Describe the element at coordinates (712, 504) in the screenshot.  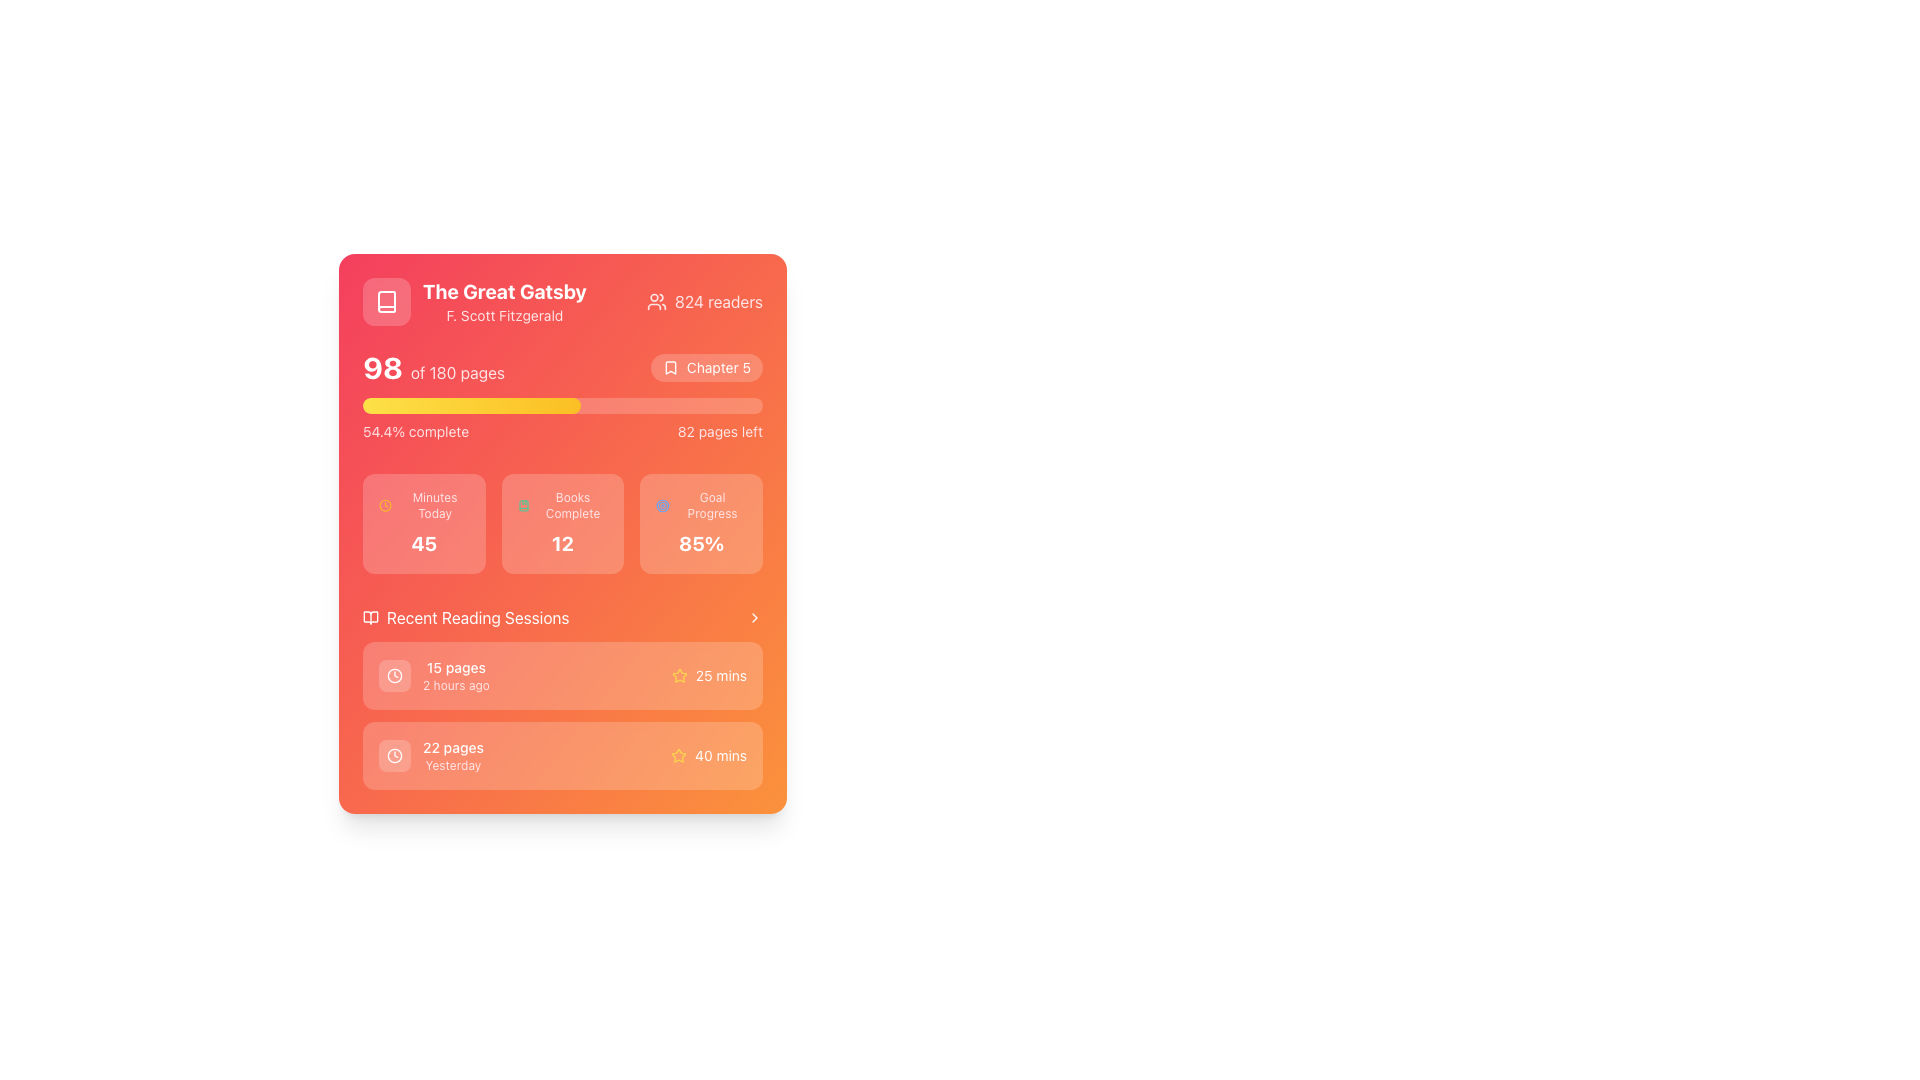
I see `text label displaying 'Goal Progress' in a subtle rose color located in the lower right portion of the progress indicator section` at that location.